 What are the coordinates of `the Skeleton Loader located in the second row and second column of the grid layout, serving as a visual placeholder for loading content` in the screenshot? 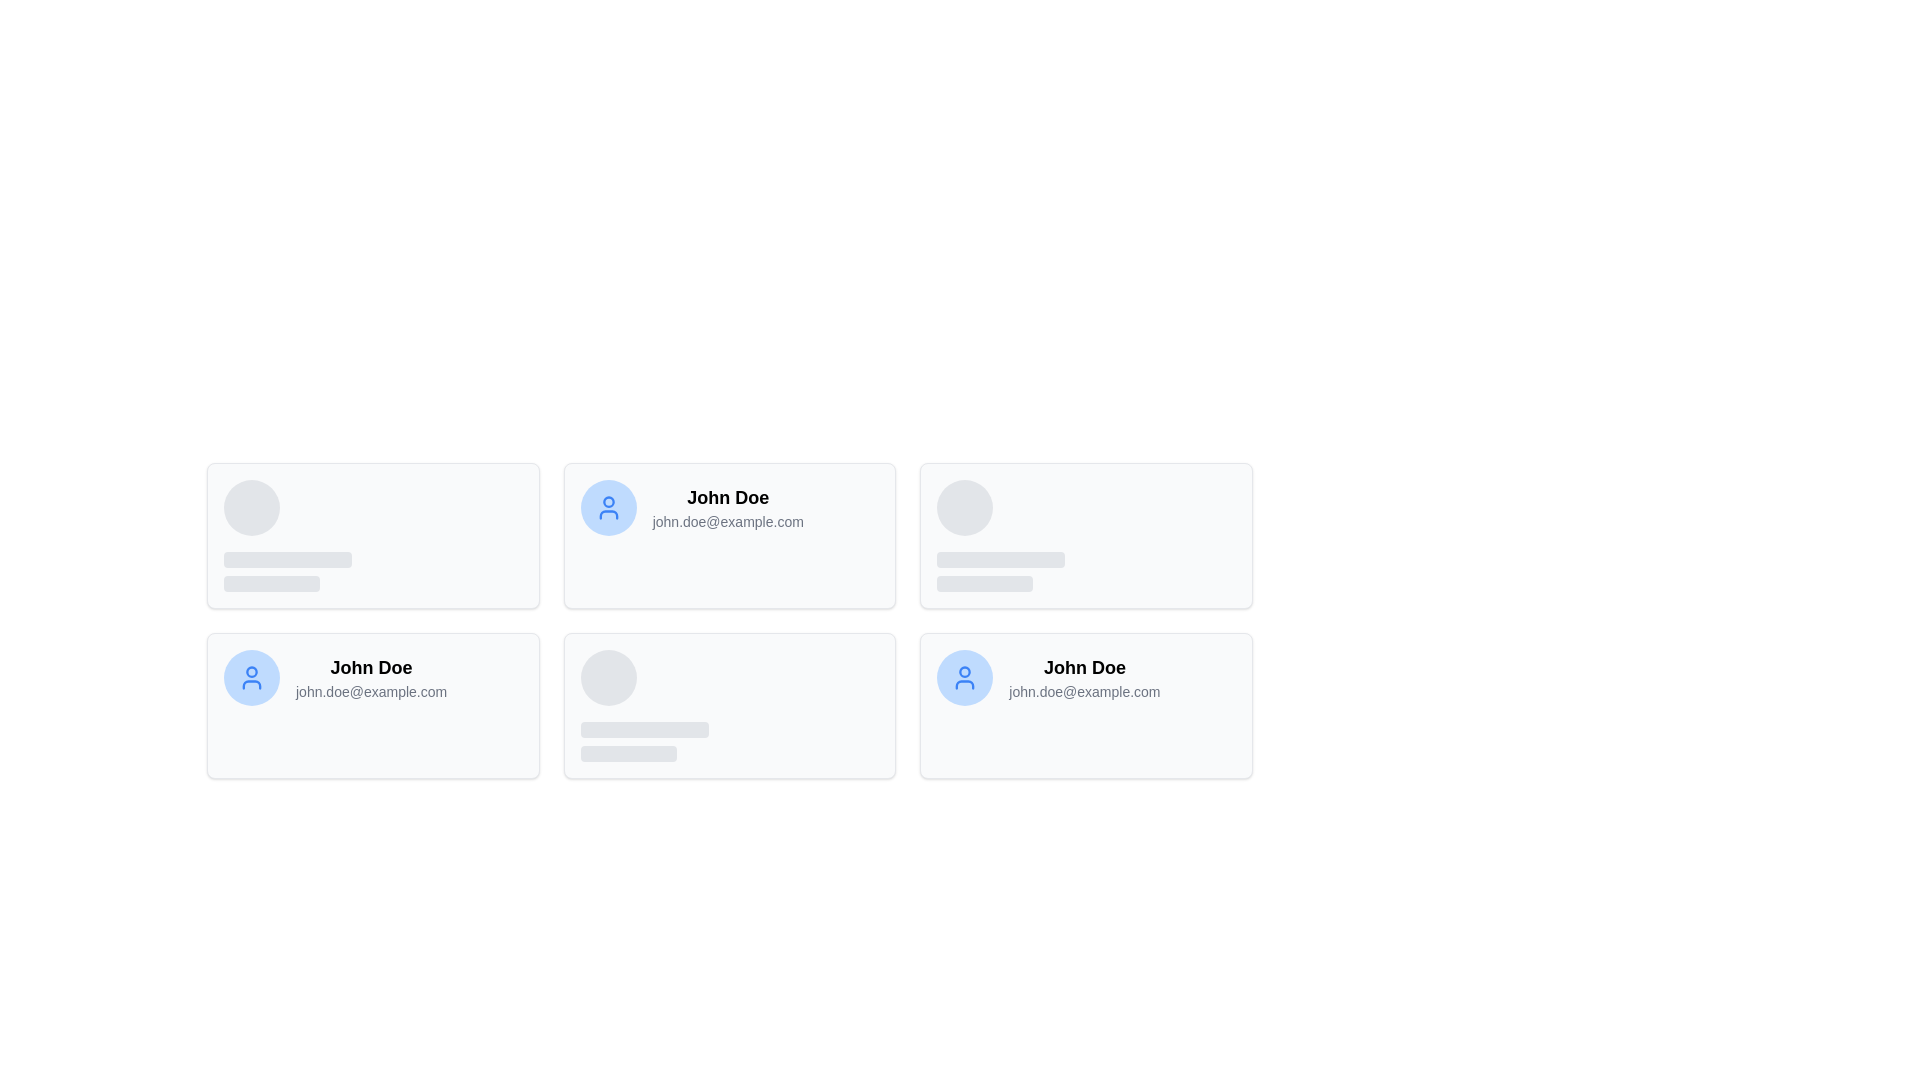 It's located at (644, 704).